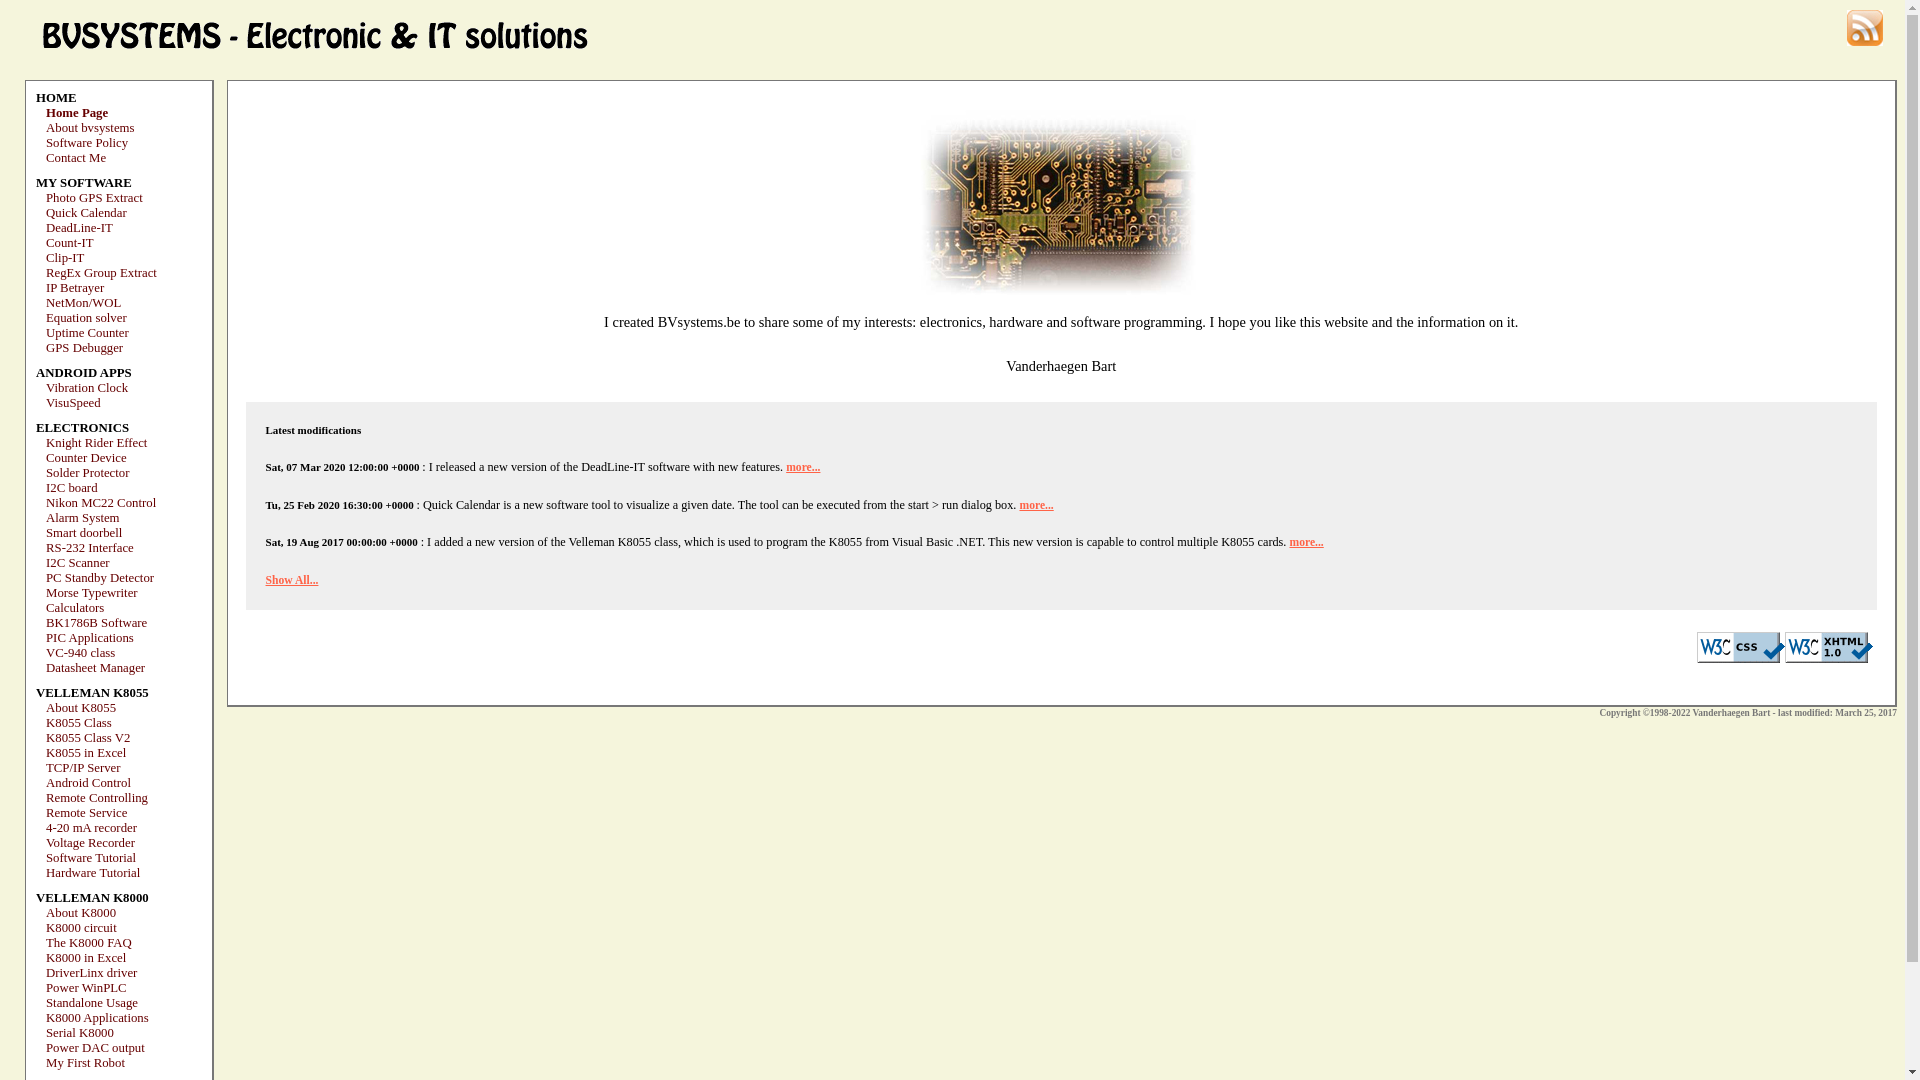  I want to click on 'more...', so click(1305, 542).